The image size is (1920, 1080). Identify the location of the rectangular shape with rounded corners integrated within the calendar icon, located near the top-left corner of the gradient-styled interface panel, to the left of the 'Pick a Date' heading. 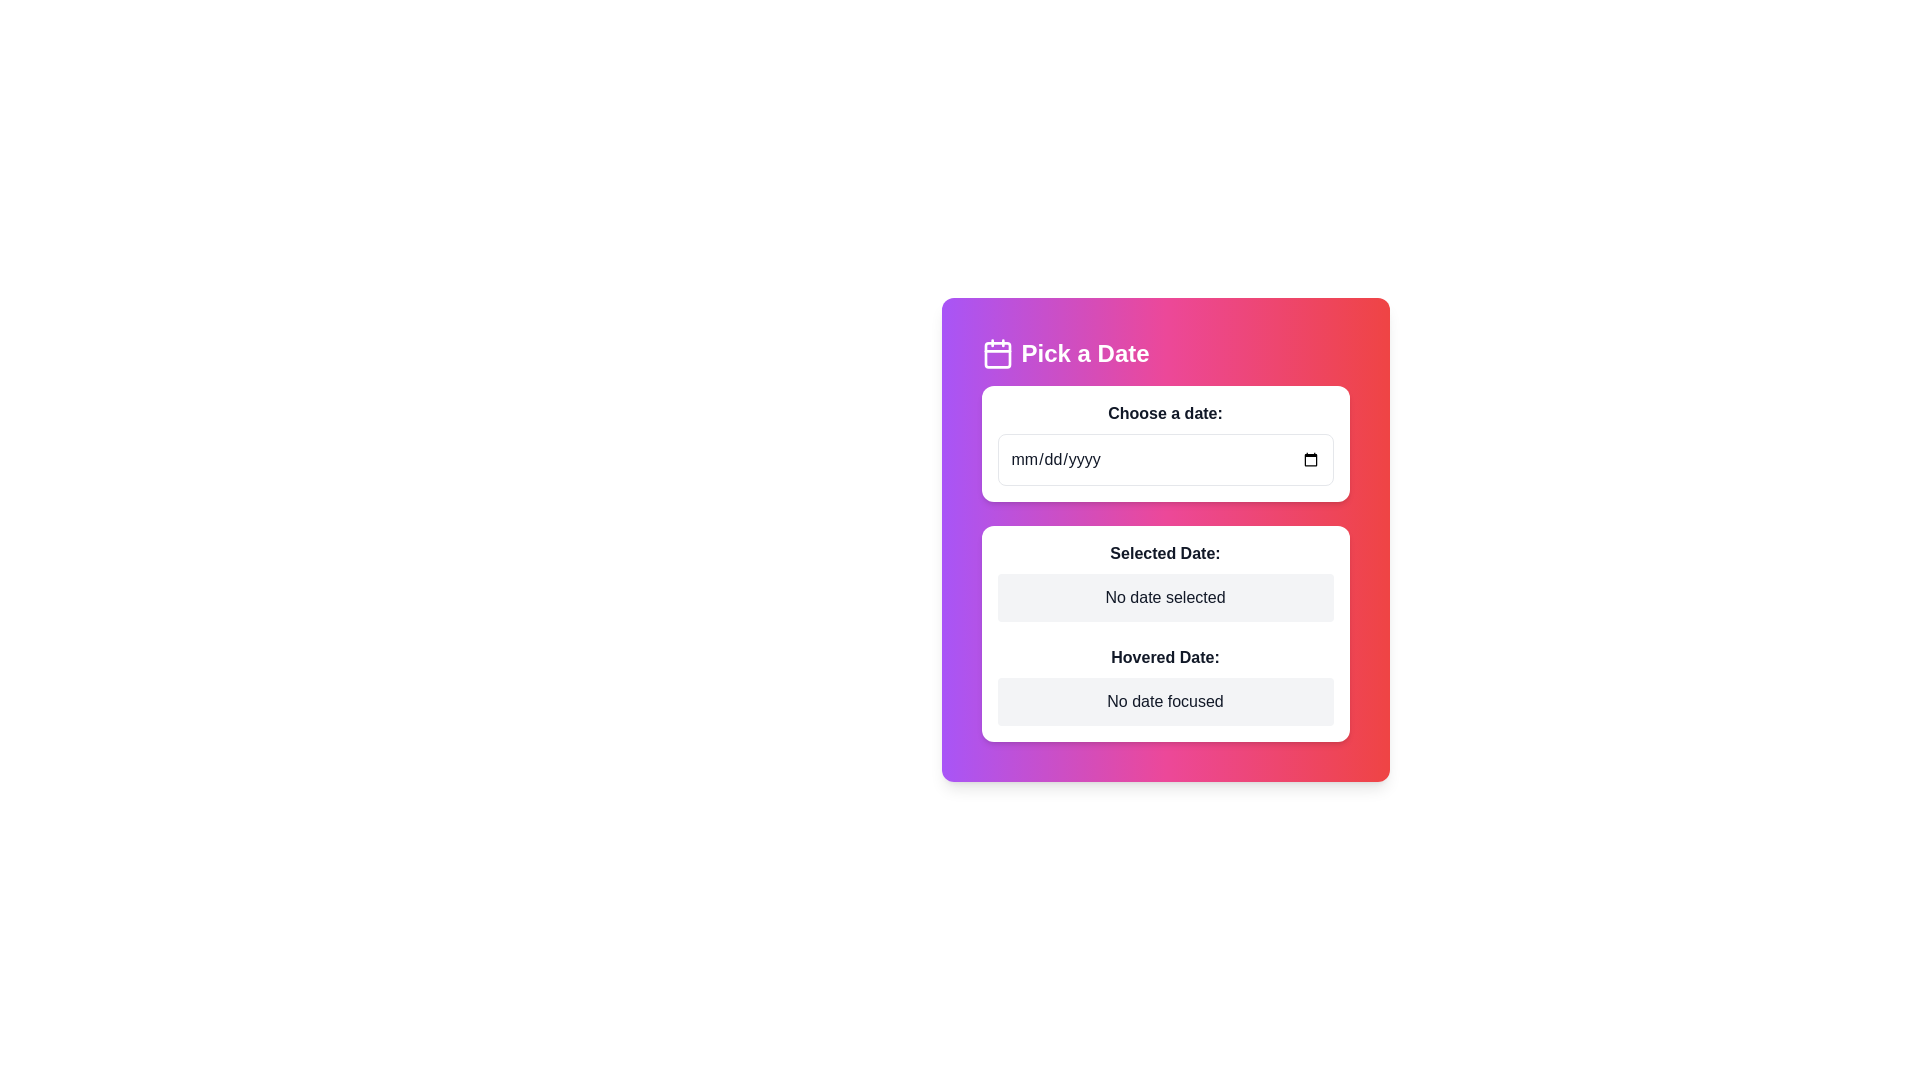
(997, 354).